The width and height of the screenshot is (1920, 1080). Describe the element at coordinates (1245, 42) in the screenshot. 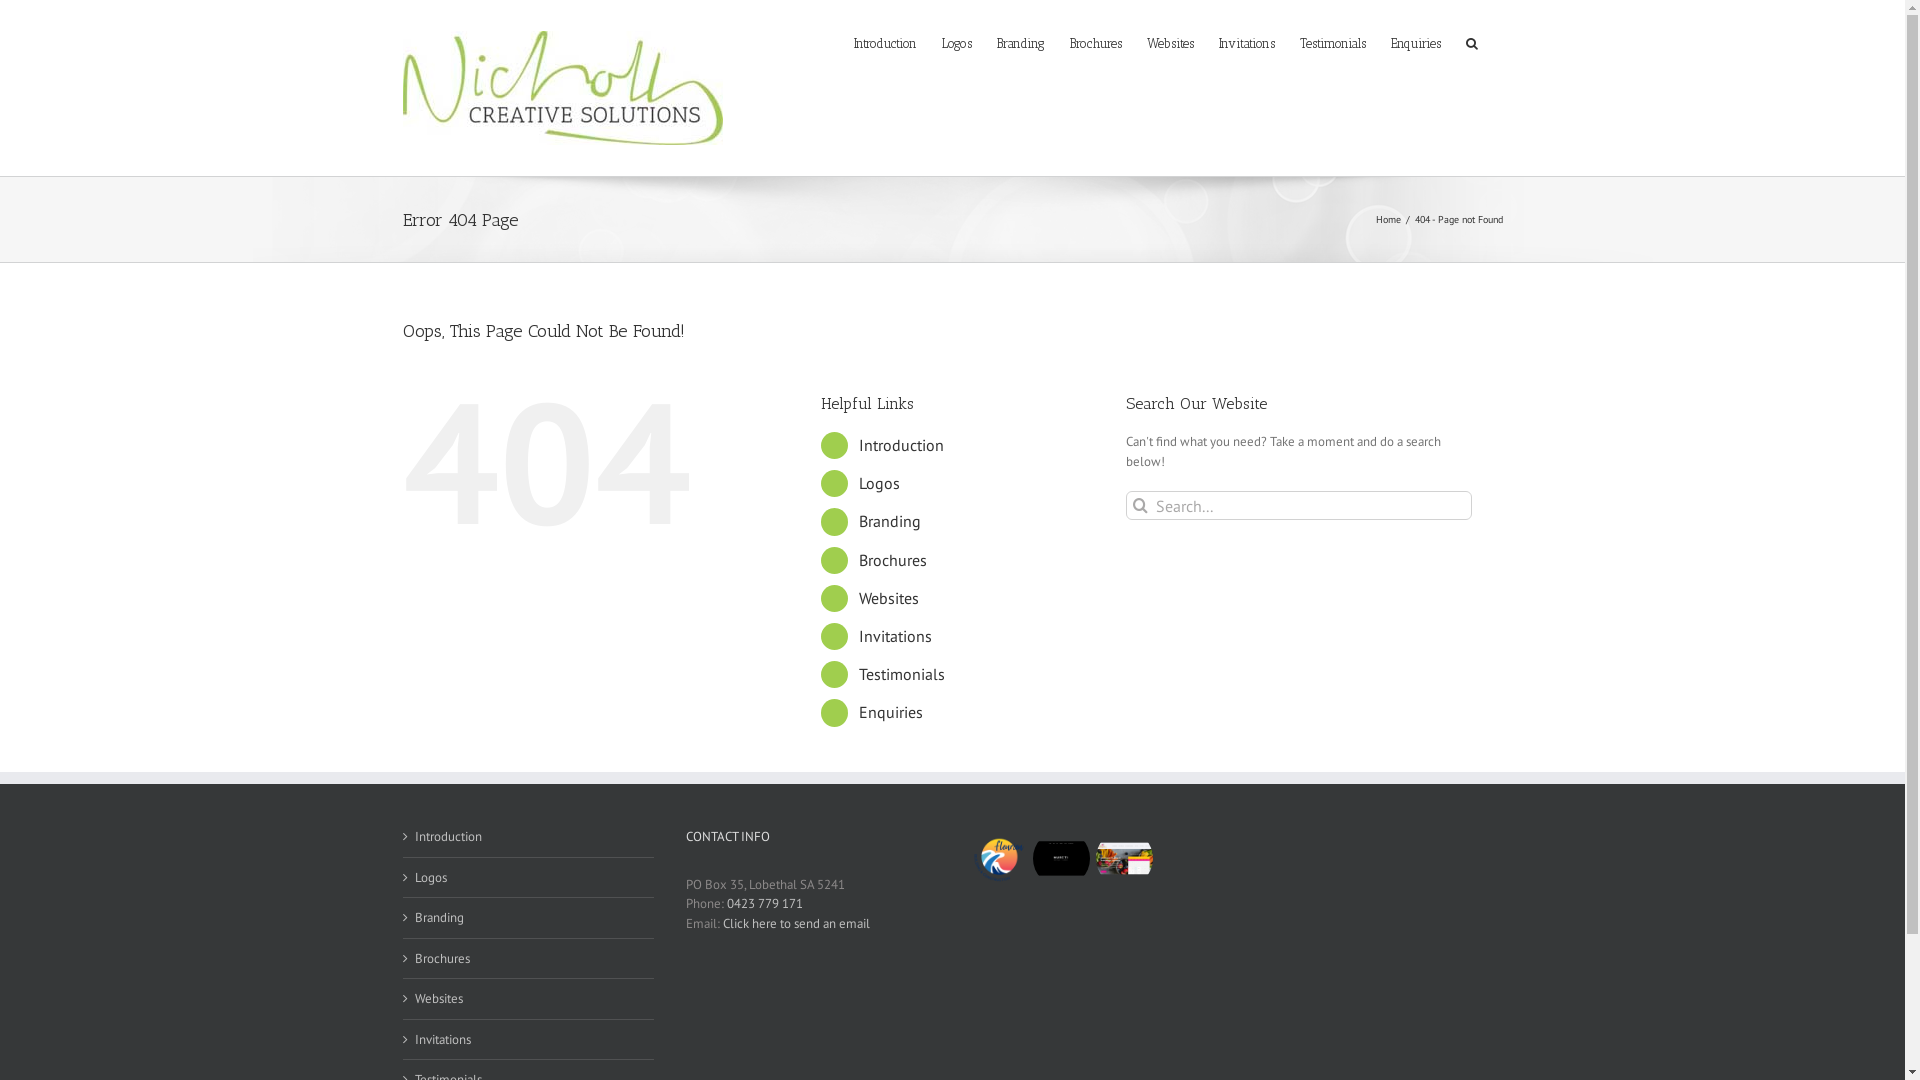

I see `'Invitations'` at that location.